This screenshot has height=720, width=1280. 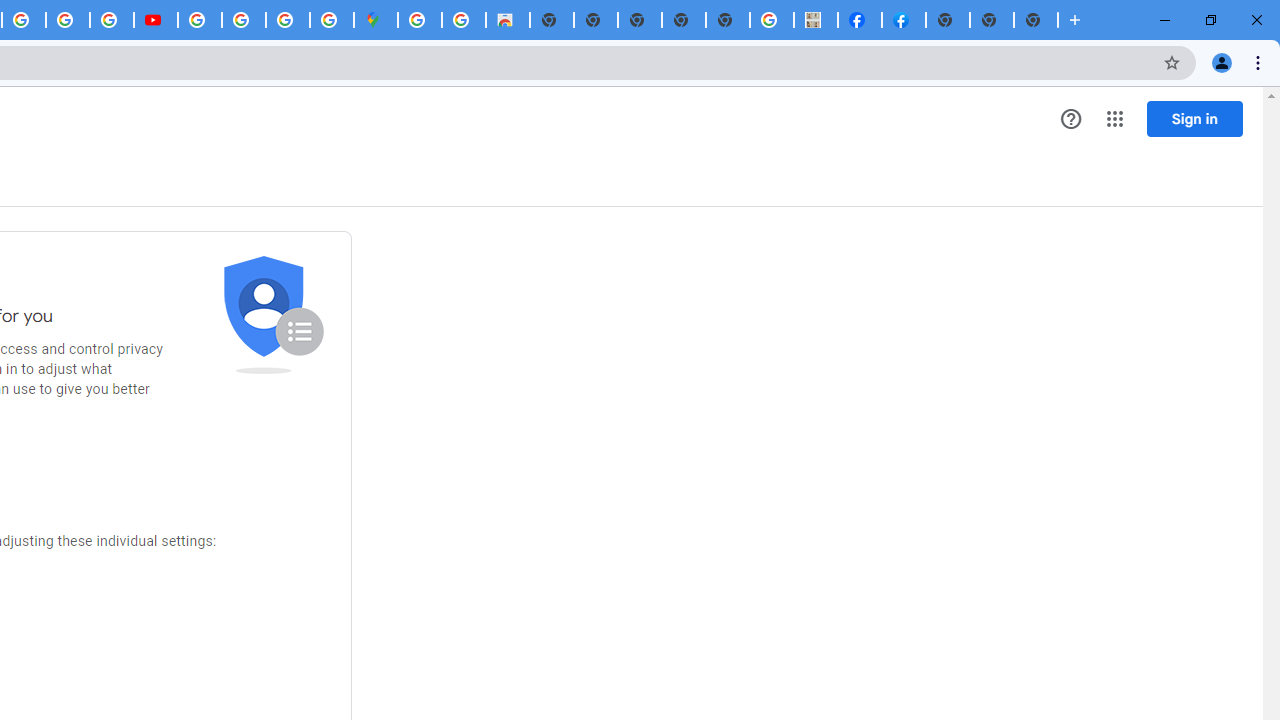 What do you see at coordinates (1036, 20) in the screenshot?
I see `'New Tab'` at bounding box center [1036, 20].